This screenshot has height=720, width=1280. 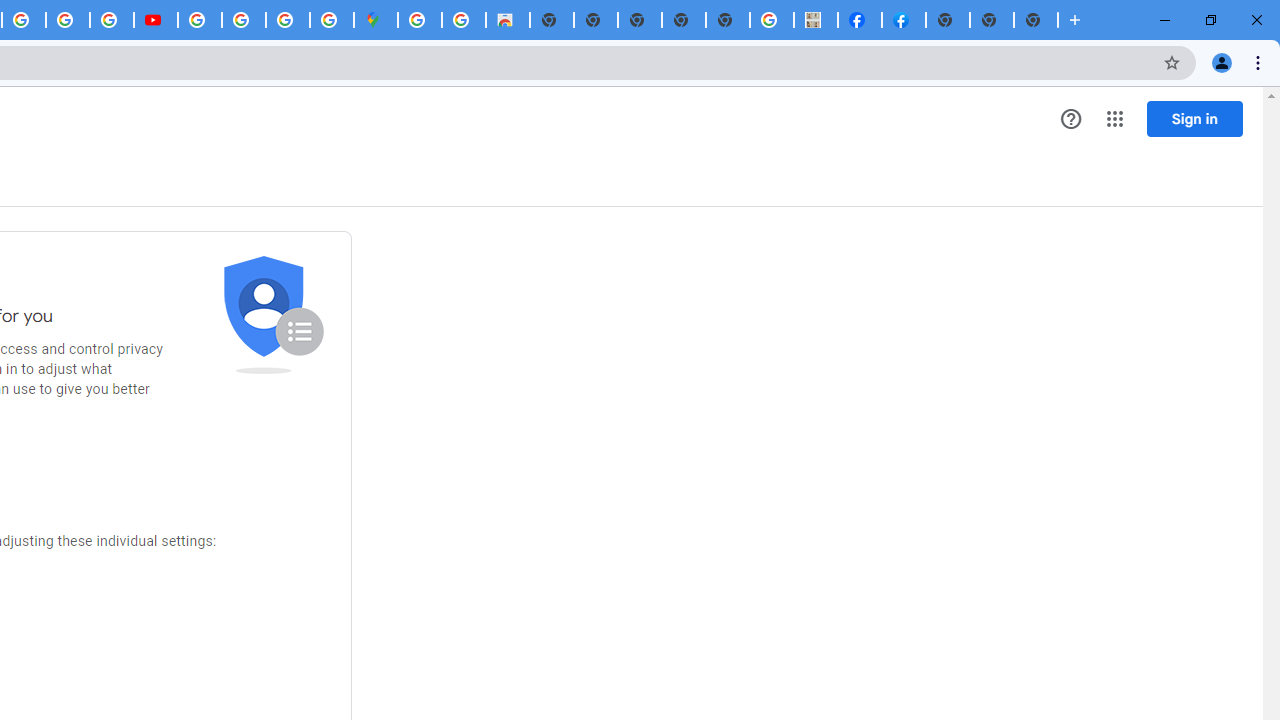 What do you see at coordinates (1036, 20) in the screenshot?
I see `'New Tab'` at bounding box center [1036, 20].